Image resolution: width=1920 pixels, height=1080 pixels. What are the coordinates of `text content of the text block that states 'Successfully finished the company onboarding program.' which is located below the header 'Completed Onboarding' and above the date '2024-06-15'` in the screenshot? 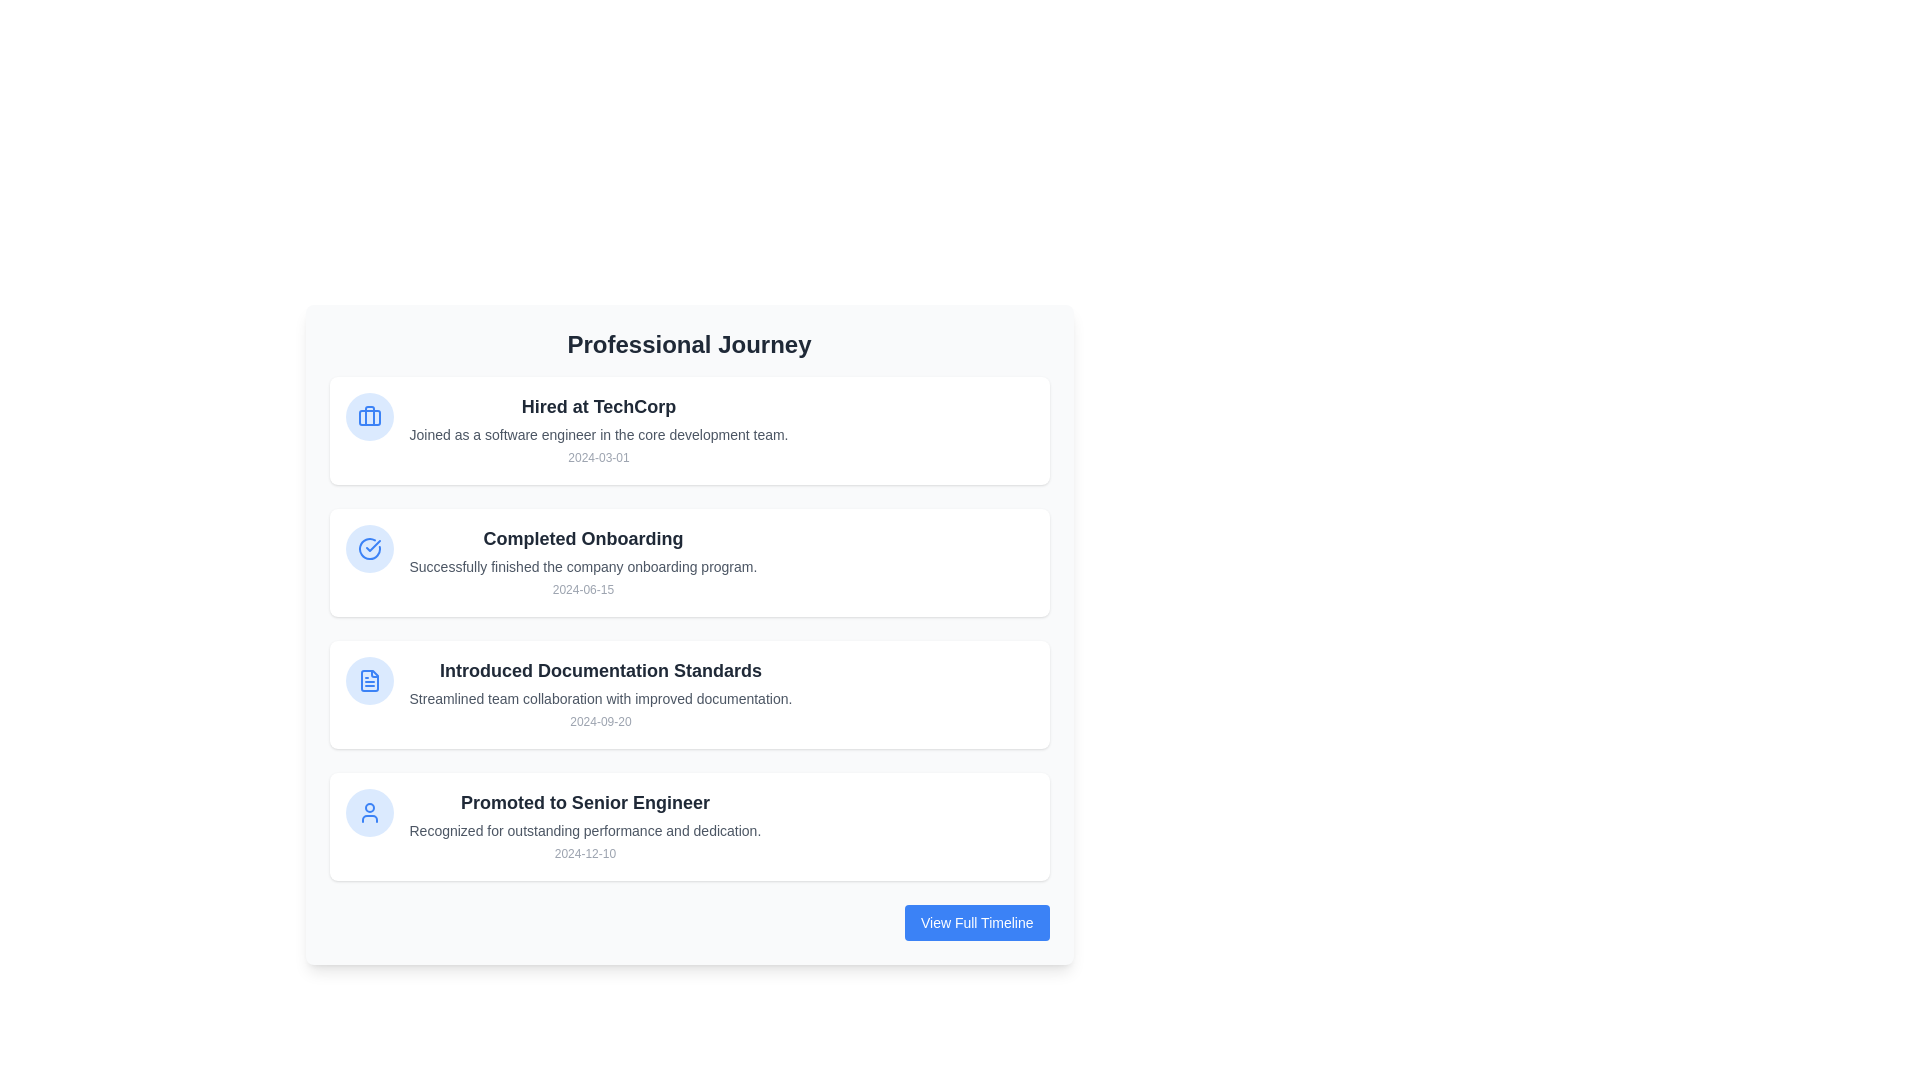 It's located at (582, 567).